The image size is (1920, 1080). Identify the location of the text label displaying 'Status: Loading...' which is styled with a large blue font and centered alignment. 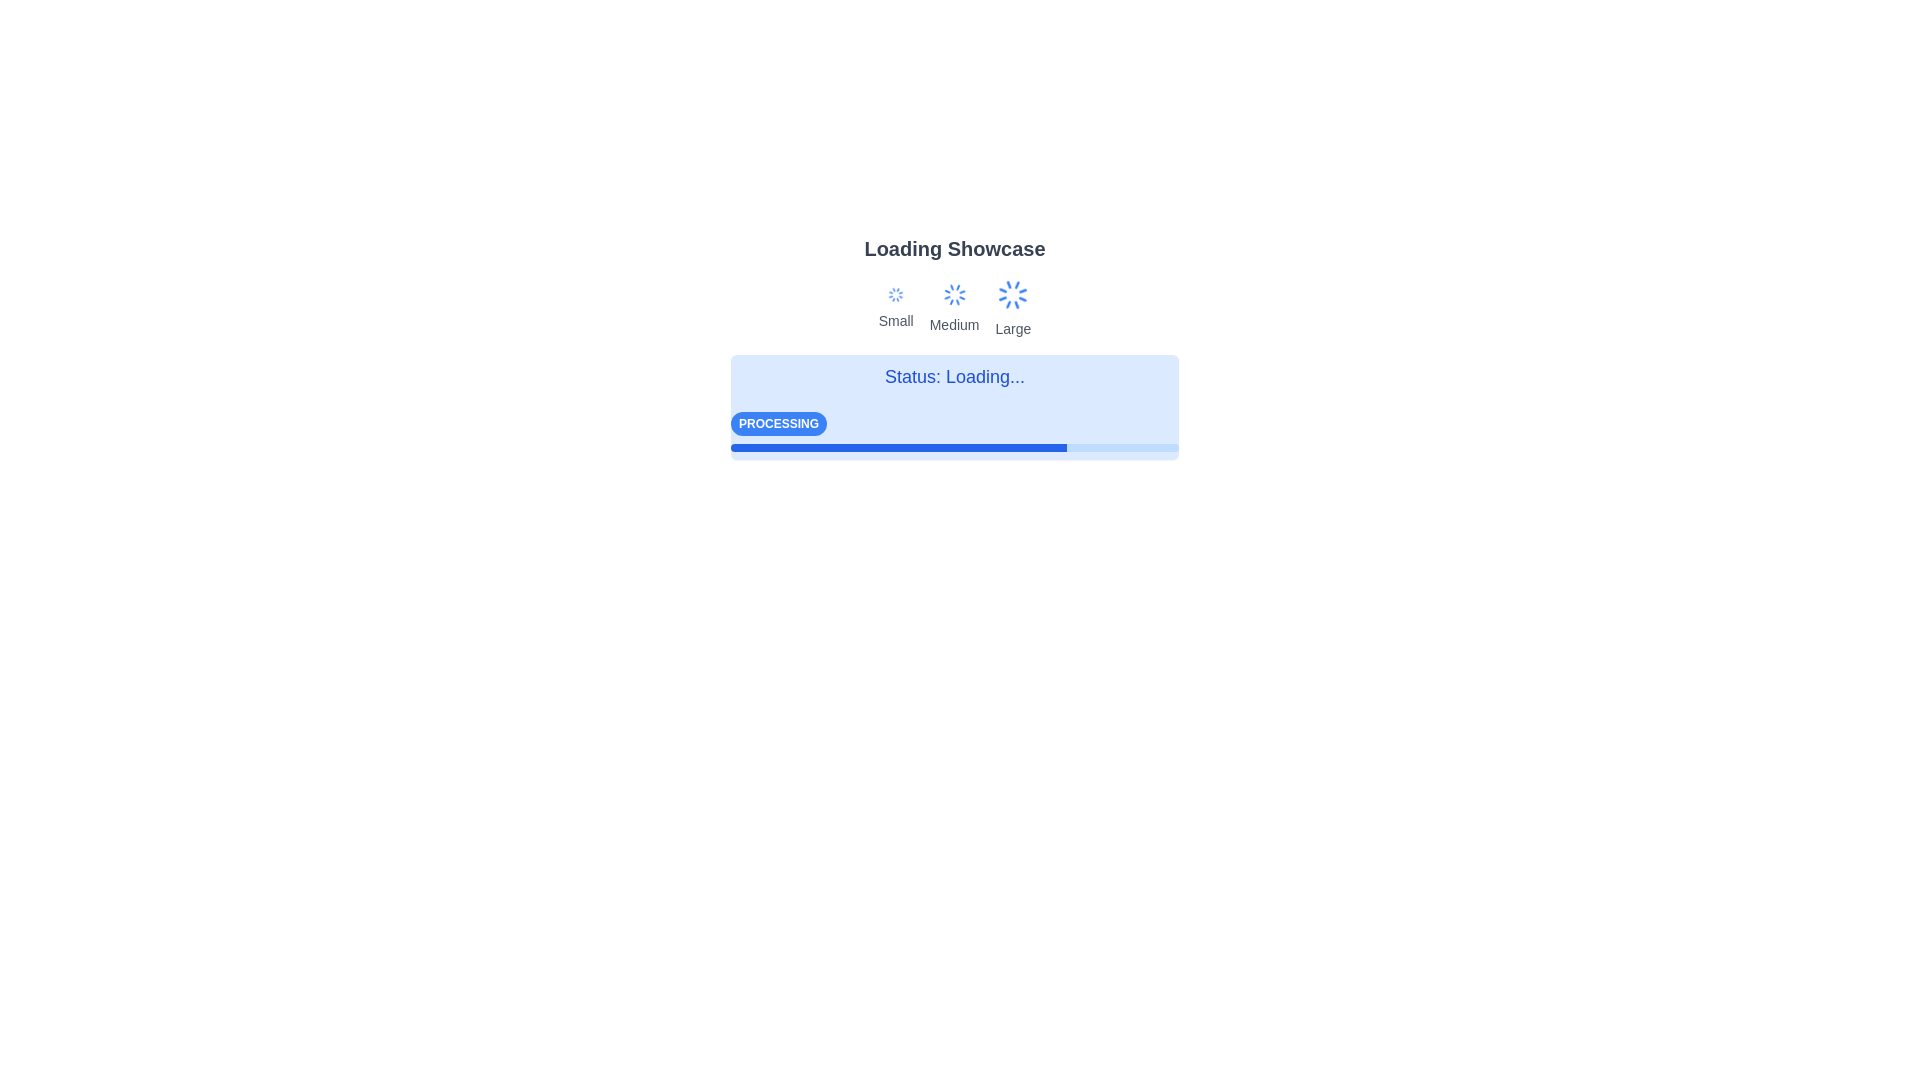
(954, 377).